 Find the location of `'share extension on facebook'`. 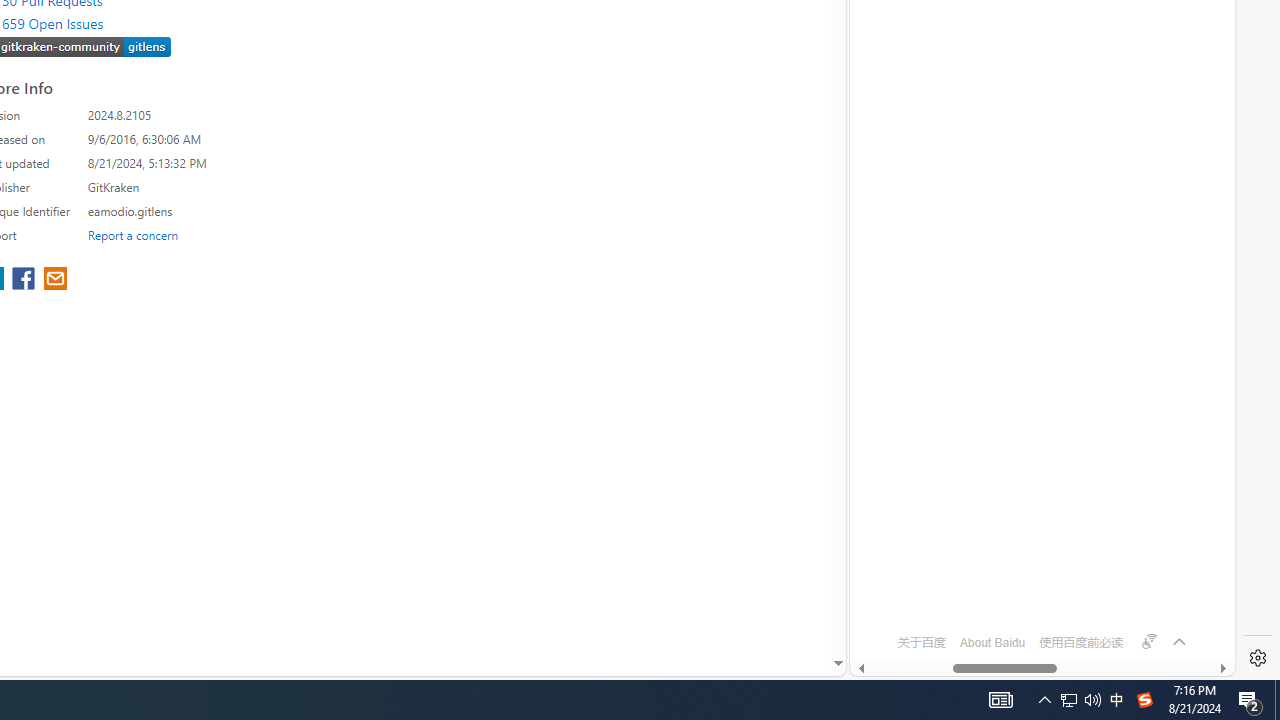

'share extension on facebook' is located at coordinates (26, 280).